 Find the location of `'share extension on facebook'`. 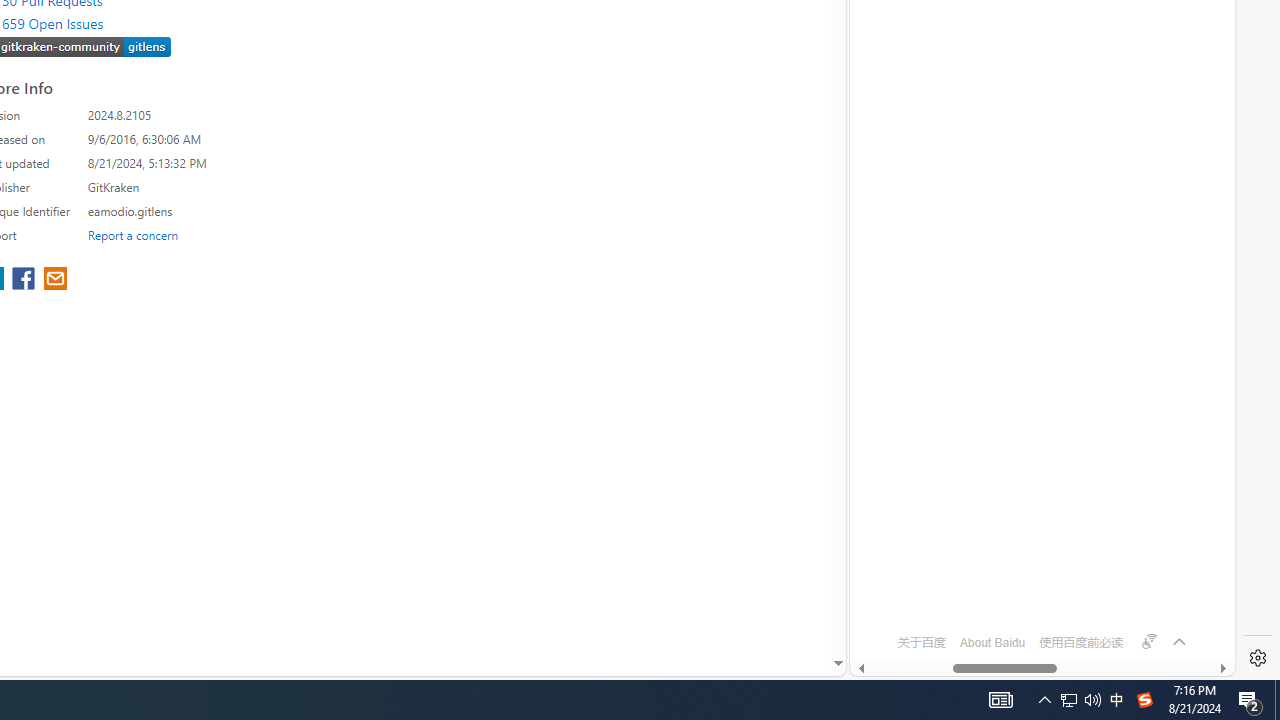

'share extension on facebook' is located at coordinates (26, 280).